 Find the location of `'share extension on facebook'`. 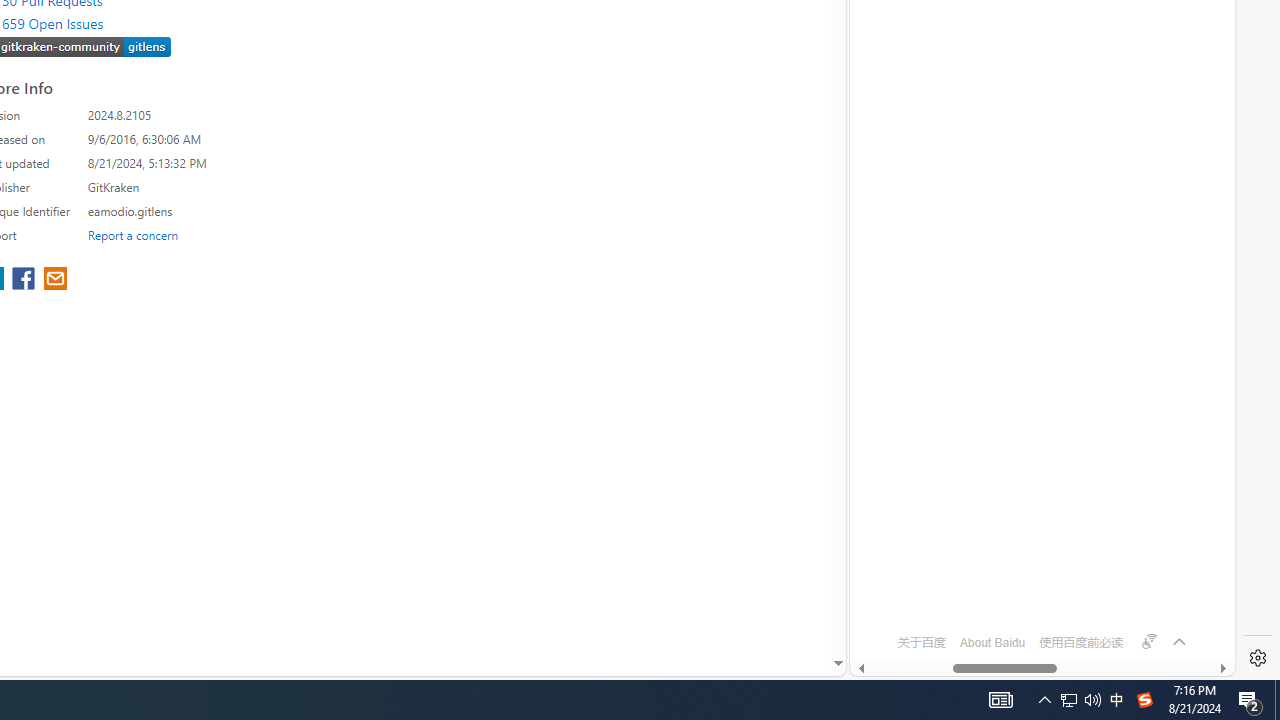

'share extension on facebook' is located at coordinates (26, 280).